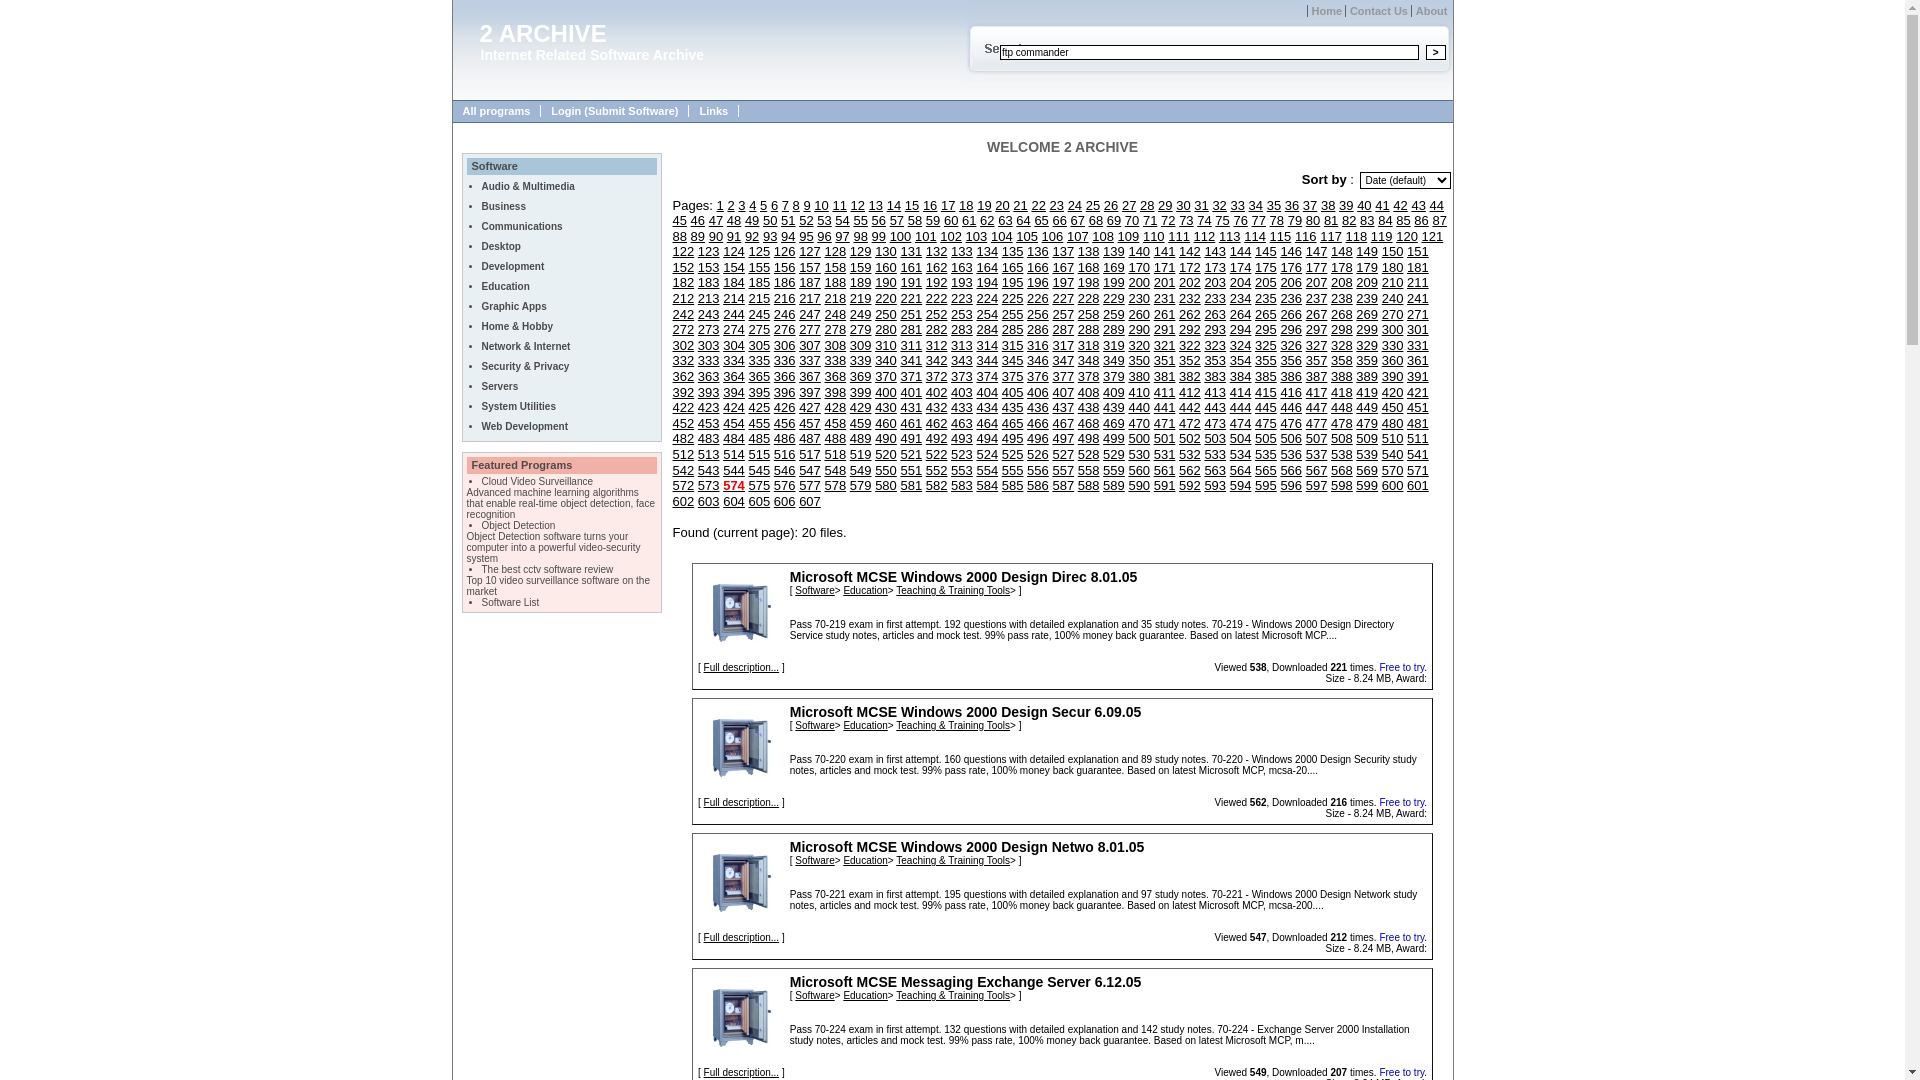 Image resolution: width=1920 pixels, height=1080 pixels. I want to click on 'The best cctv software review', so click(547, 569).